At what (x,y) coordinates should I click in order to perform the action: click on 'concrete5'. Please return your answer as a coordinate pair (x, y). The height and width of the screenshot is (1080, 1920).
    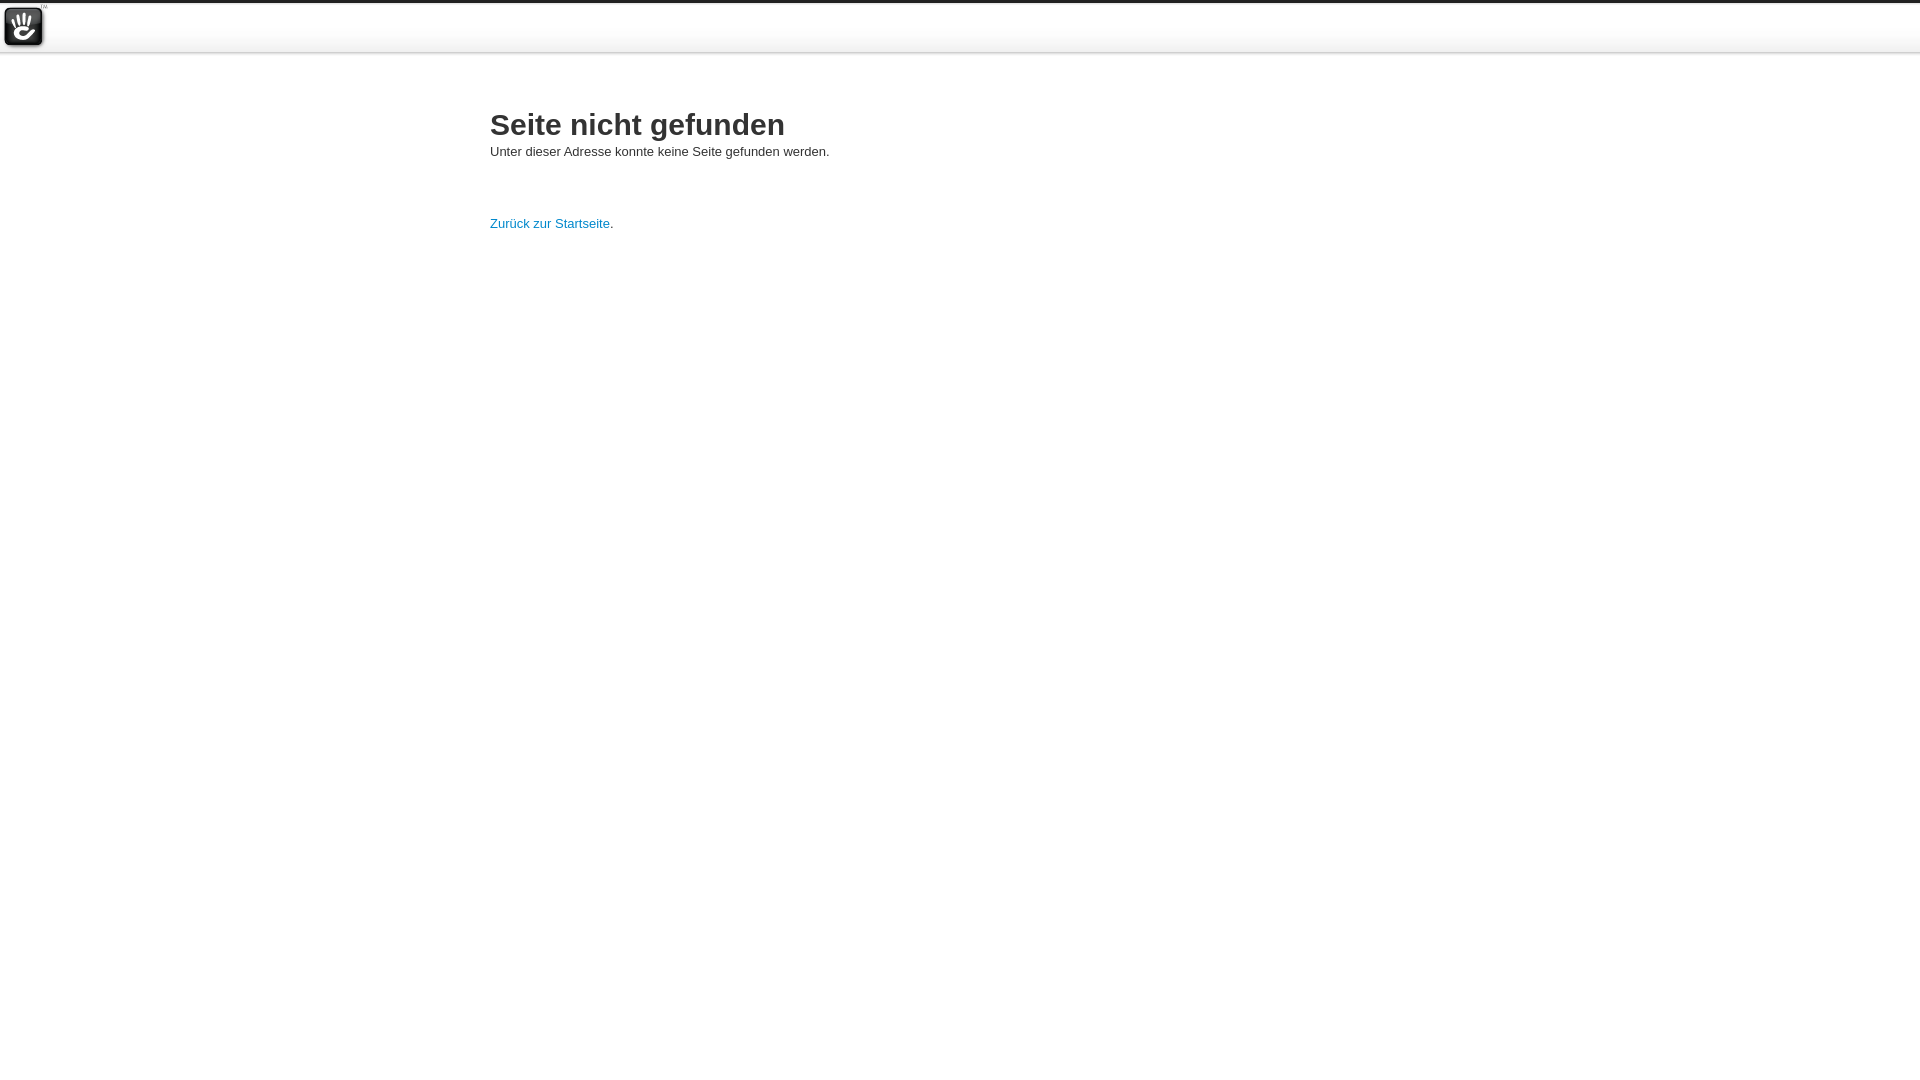
    Looking at the image, I should click on (24, 27).